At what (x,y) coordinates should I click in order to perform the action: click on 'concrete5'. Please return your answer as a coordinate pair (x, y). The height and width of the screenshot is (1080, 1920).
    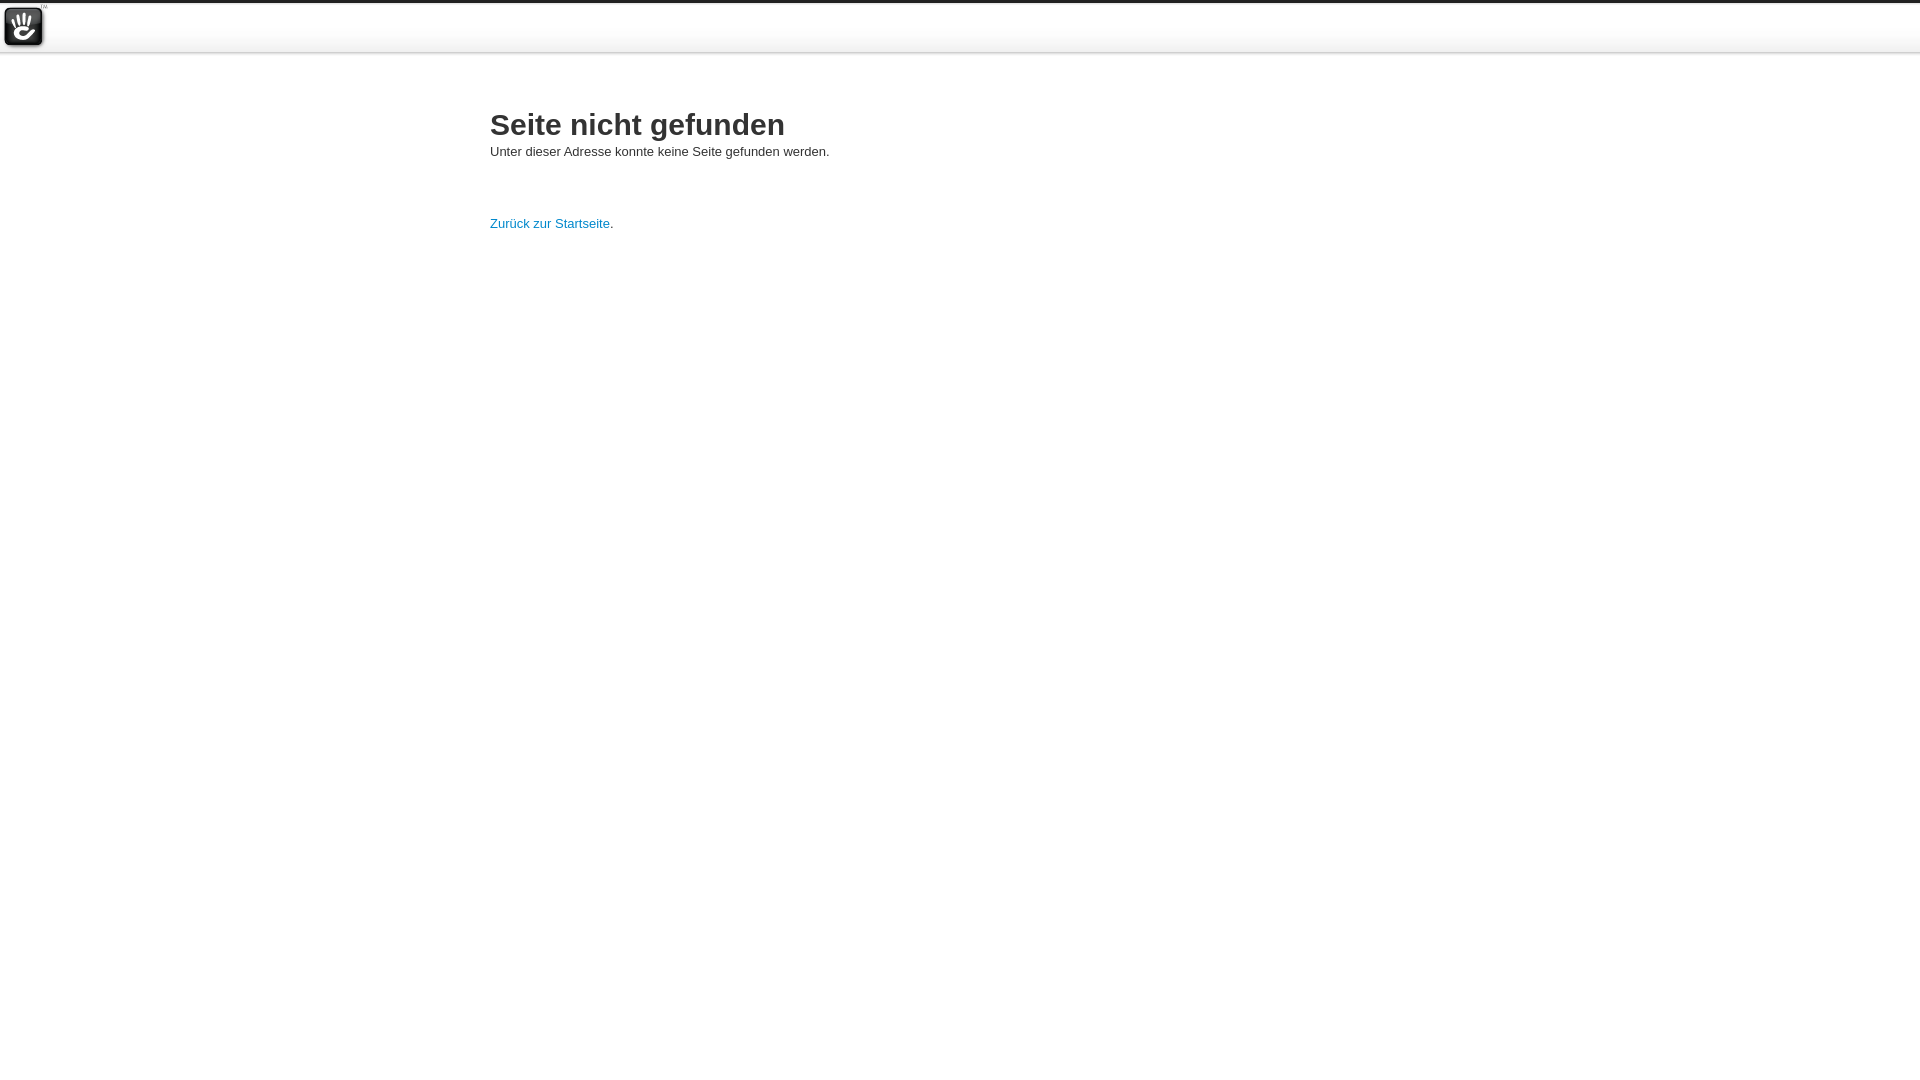
    Looking at the image, I should click on (24, 27).